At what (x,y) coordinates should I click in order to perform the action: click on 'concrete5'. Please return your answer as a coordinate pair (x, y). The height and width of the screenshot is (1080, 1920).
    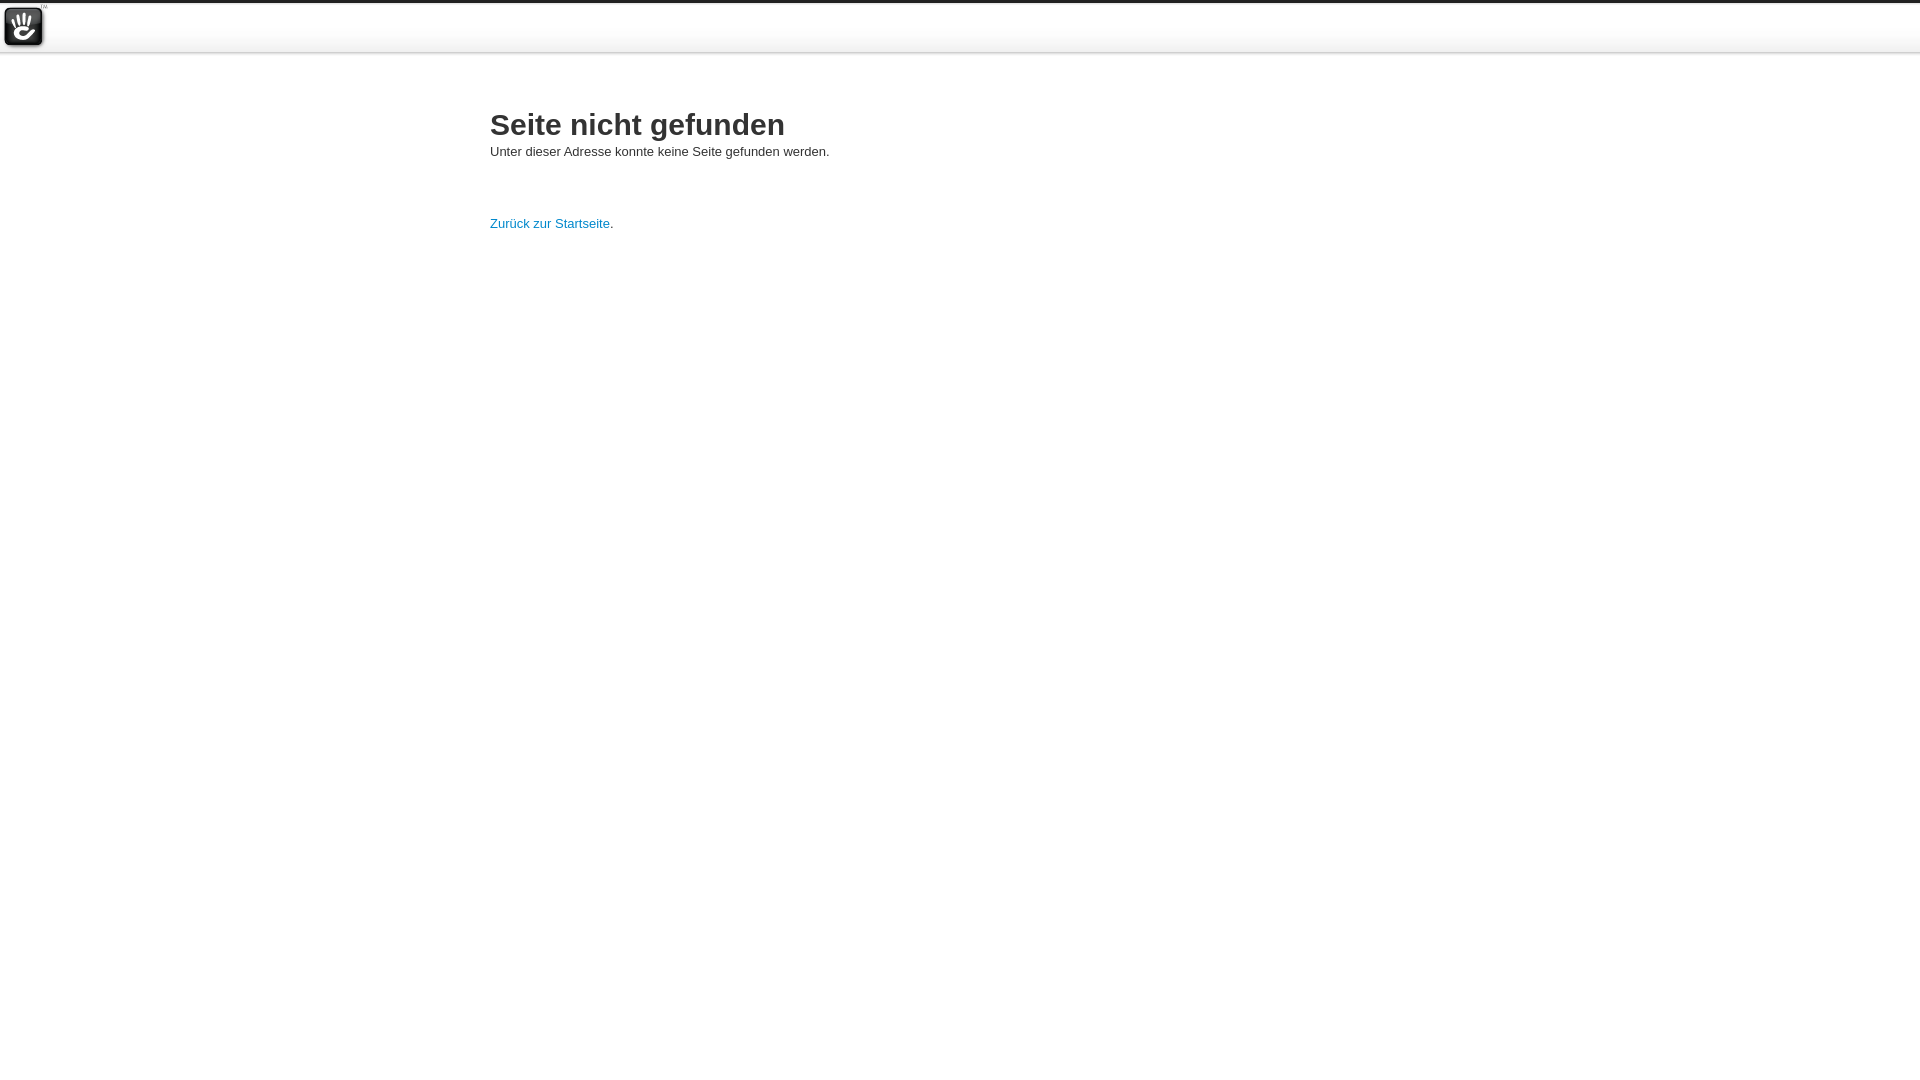
    Looking at the image, I should click on (24, 27).